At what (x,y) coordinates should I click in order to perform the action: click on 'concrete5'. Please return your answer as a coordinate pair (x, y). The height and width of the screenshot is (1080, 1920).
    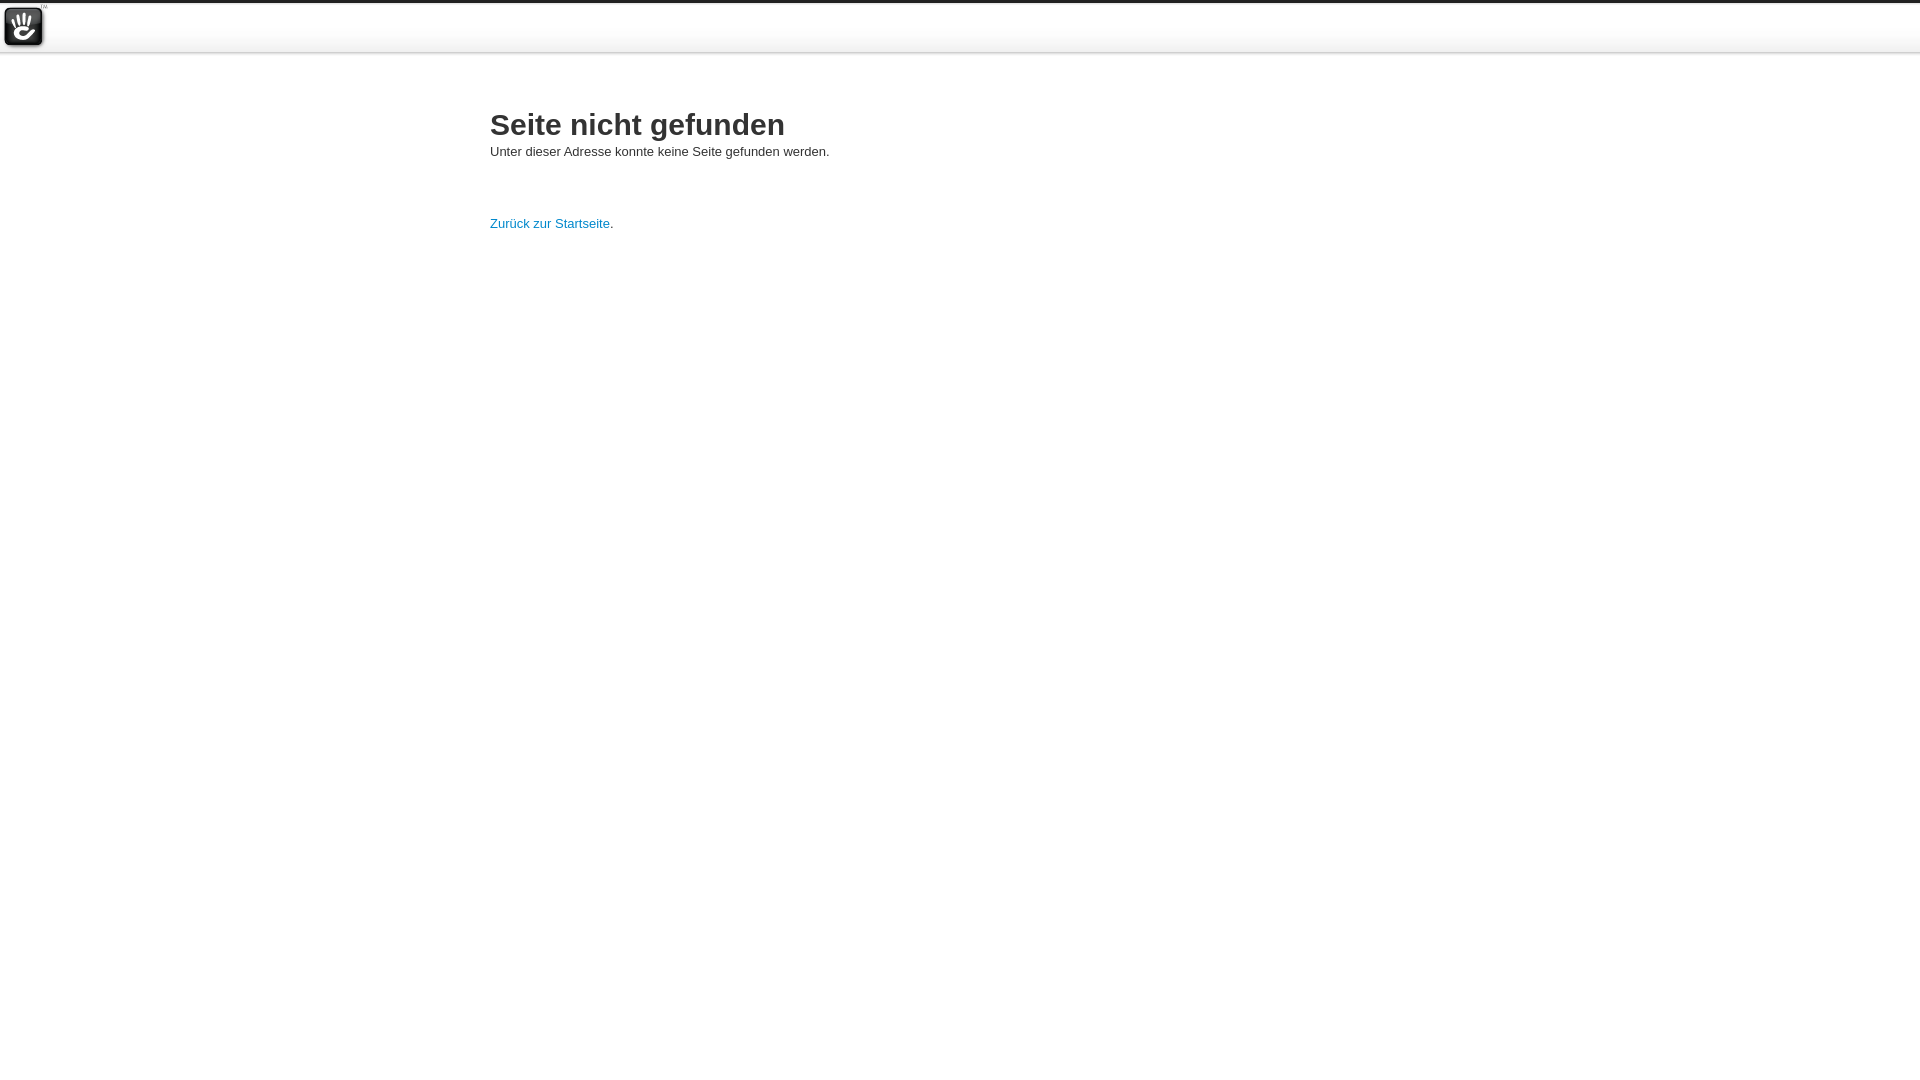
    Looking at the image, I should click on (24, 27).